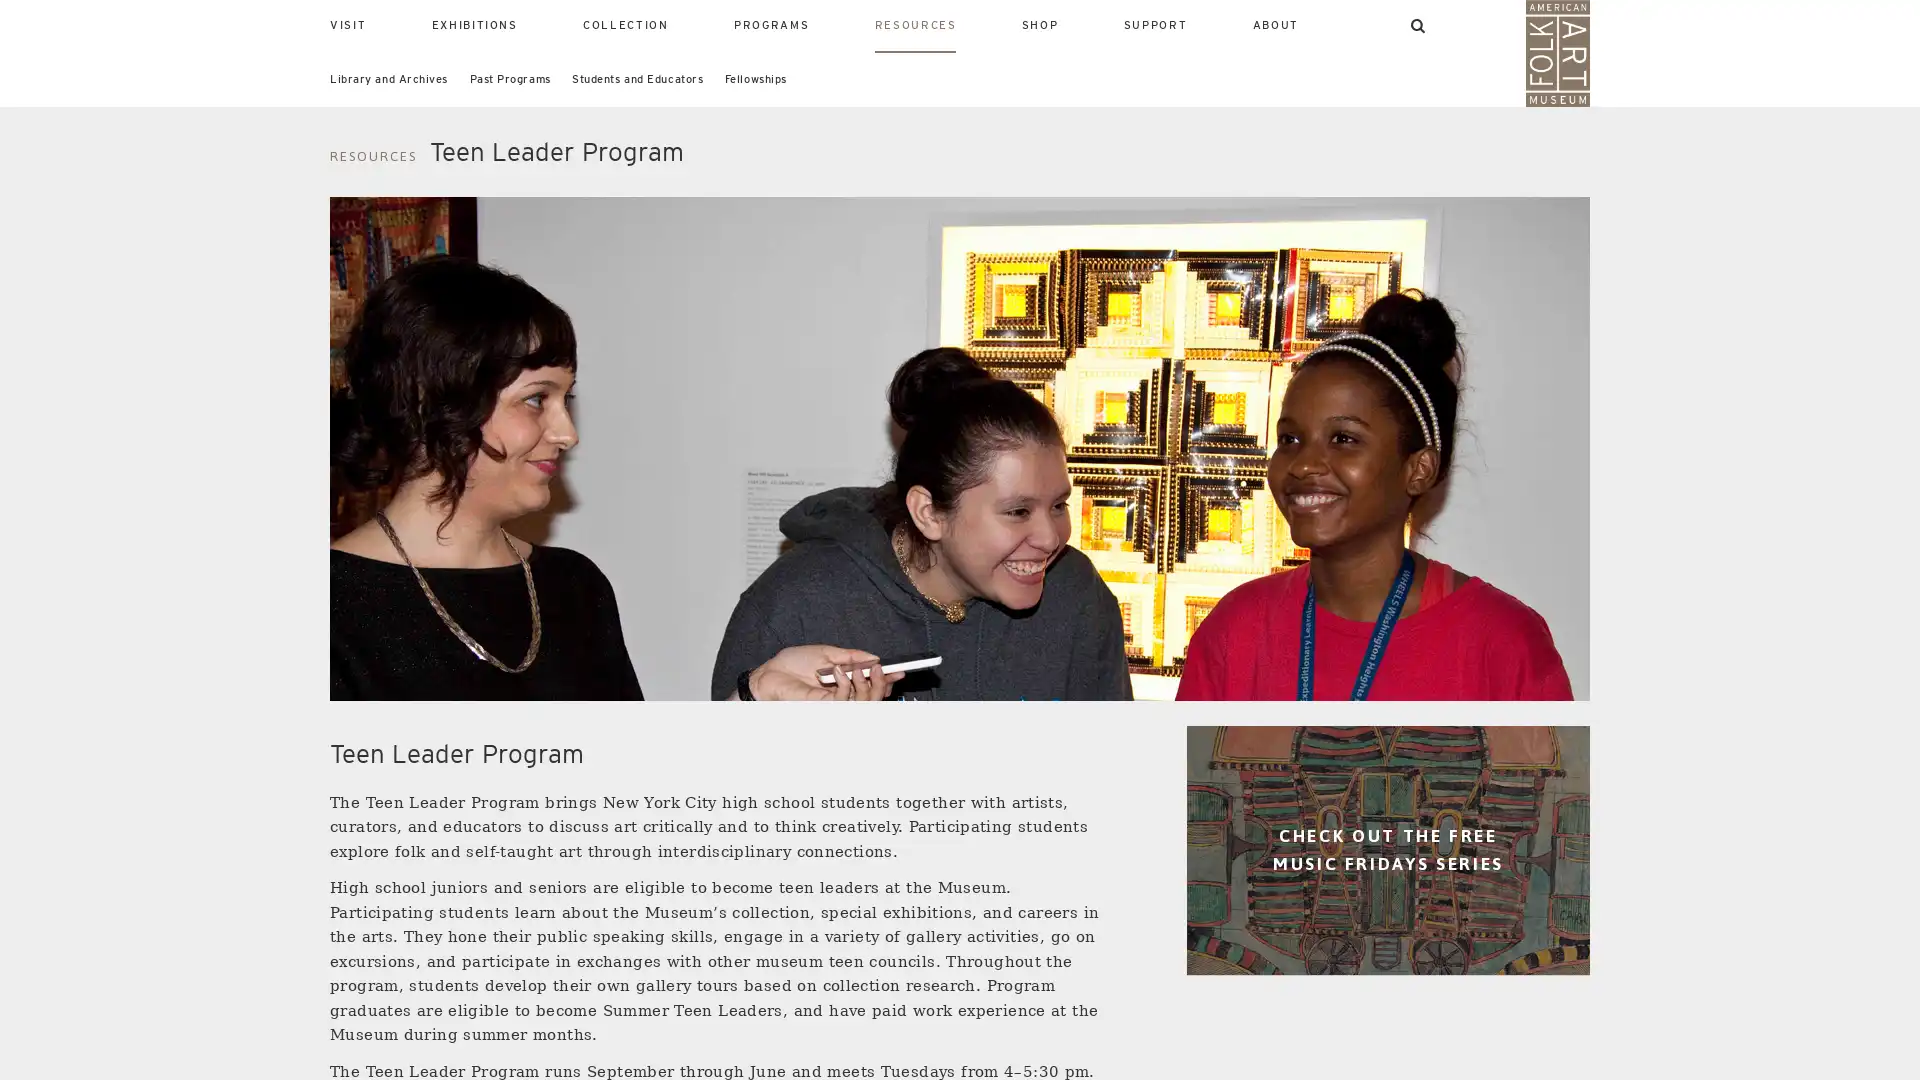 This screenshot has height=1080, width=1920. What do you see at coordinates (1538, 146) in the screenshot?
I see `SEARCH` at bounding box center [1538, 146].